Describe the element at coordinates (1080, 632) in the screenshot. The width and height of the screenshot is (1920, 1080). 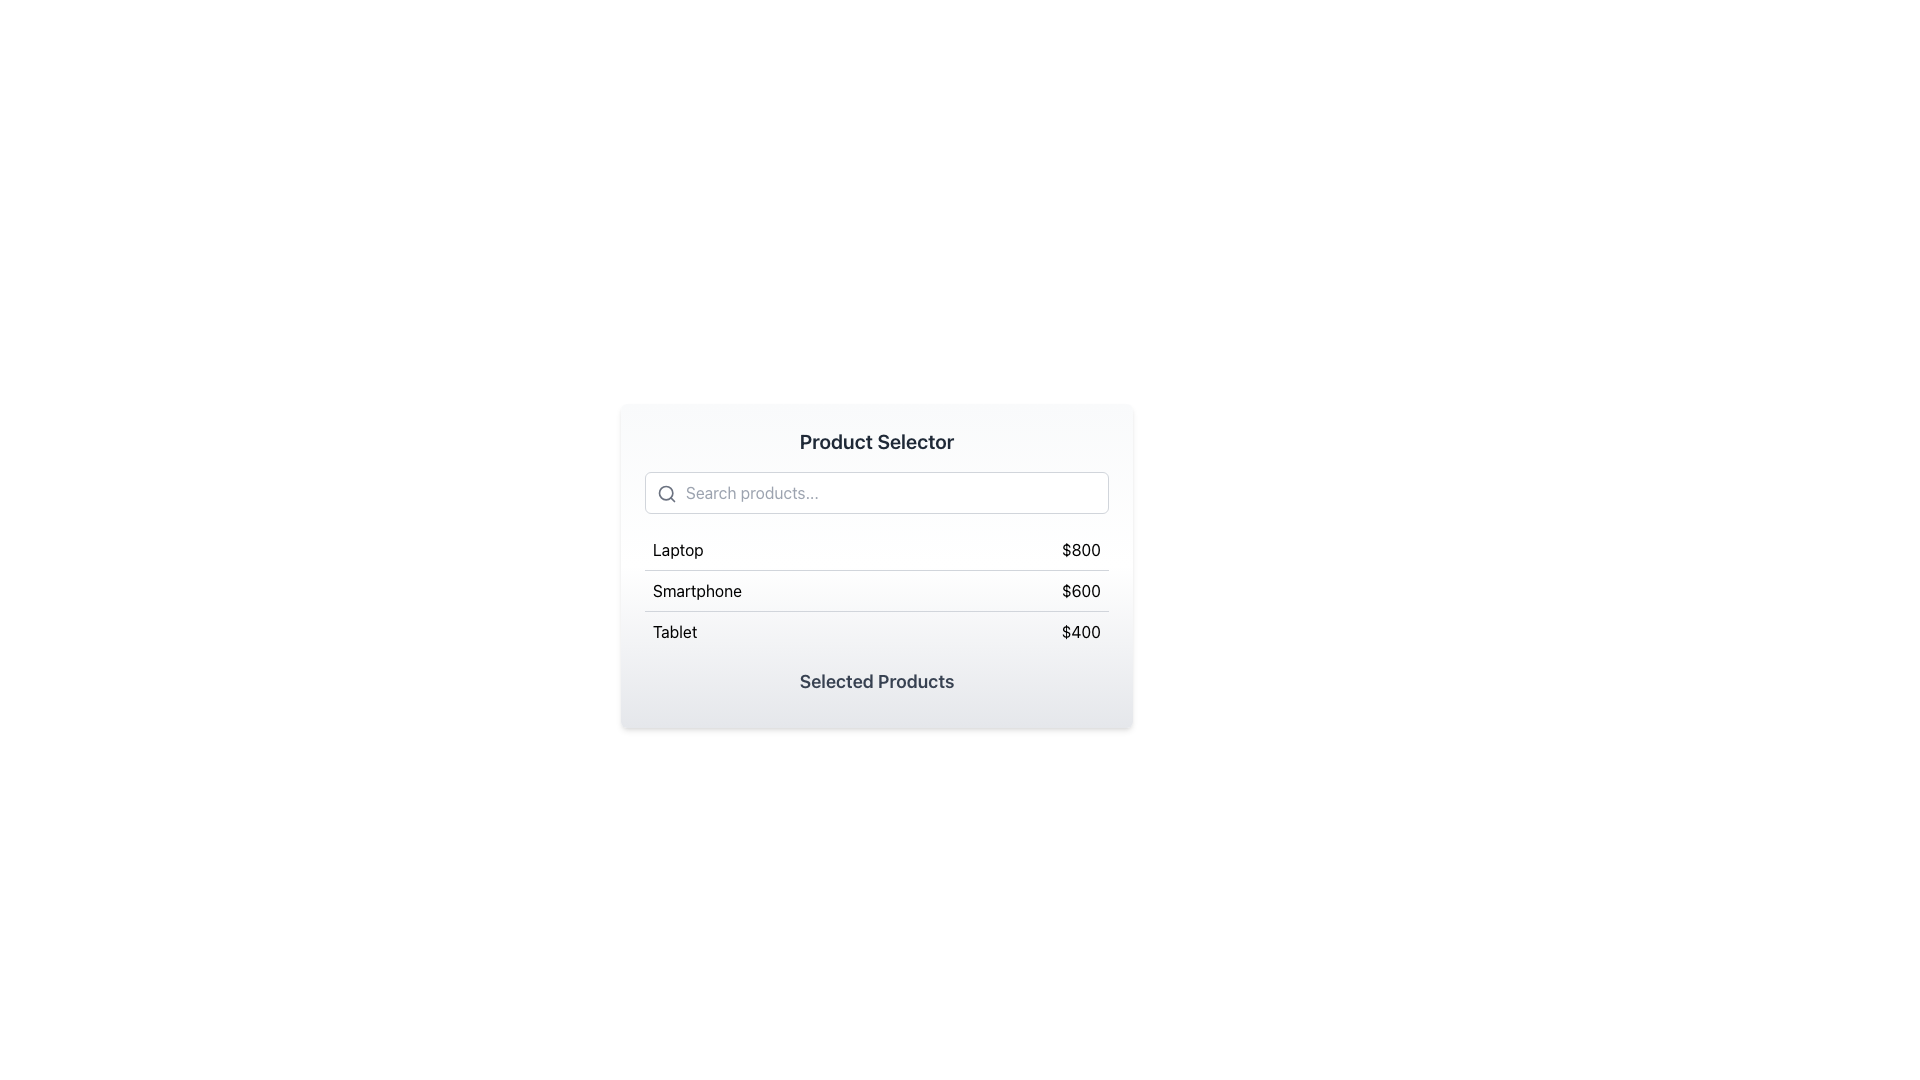
I see `the text label displaying '$400', which is positioned at the far-right side of the row labeled 'Tablet' in the product selection form` at that location.